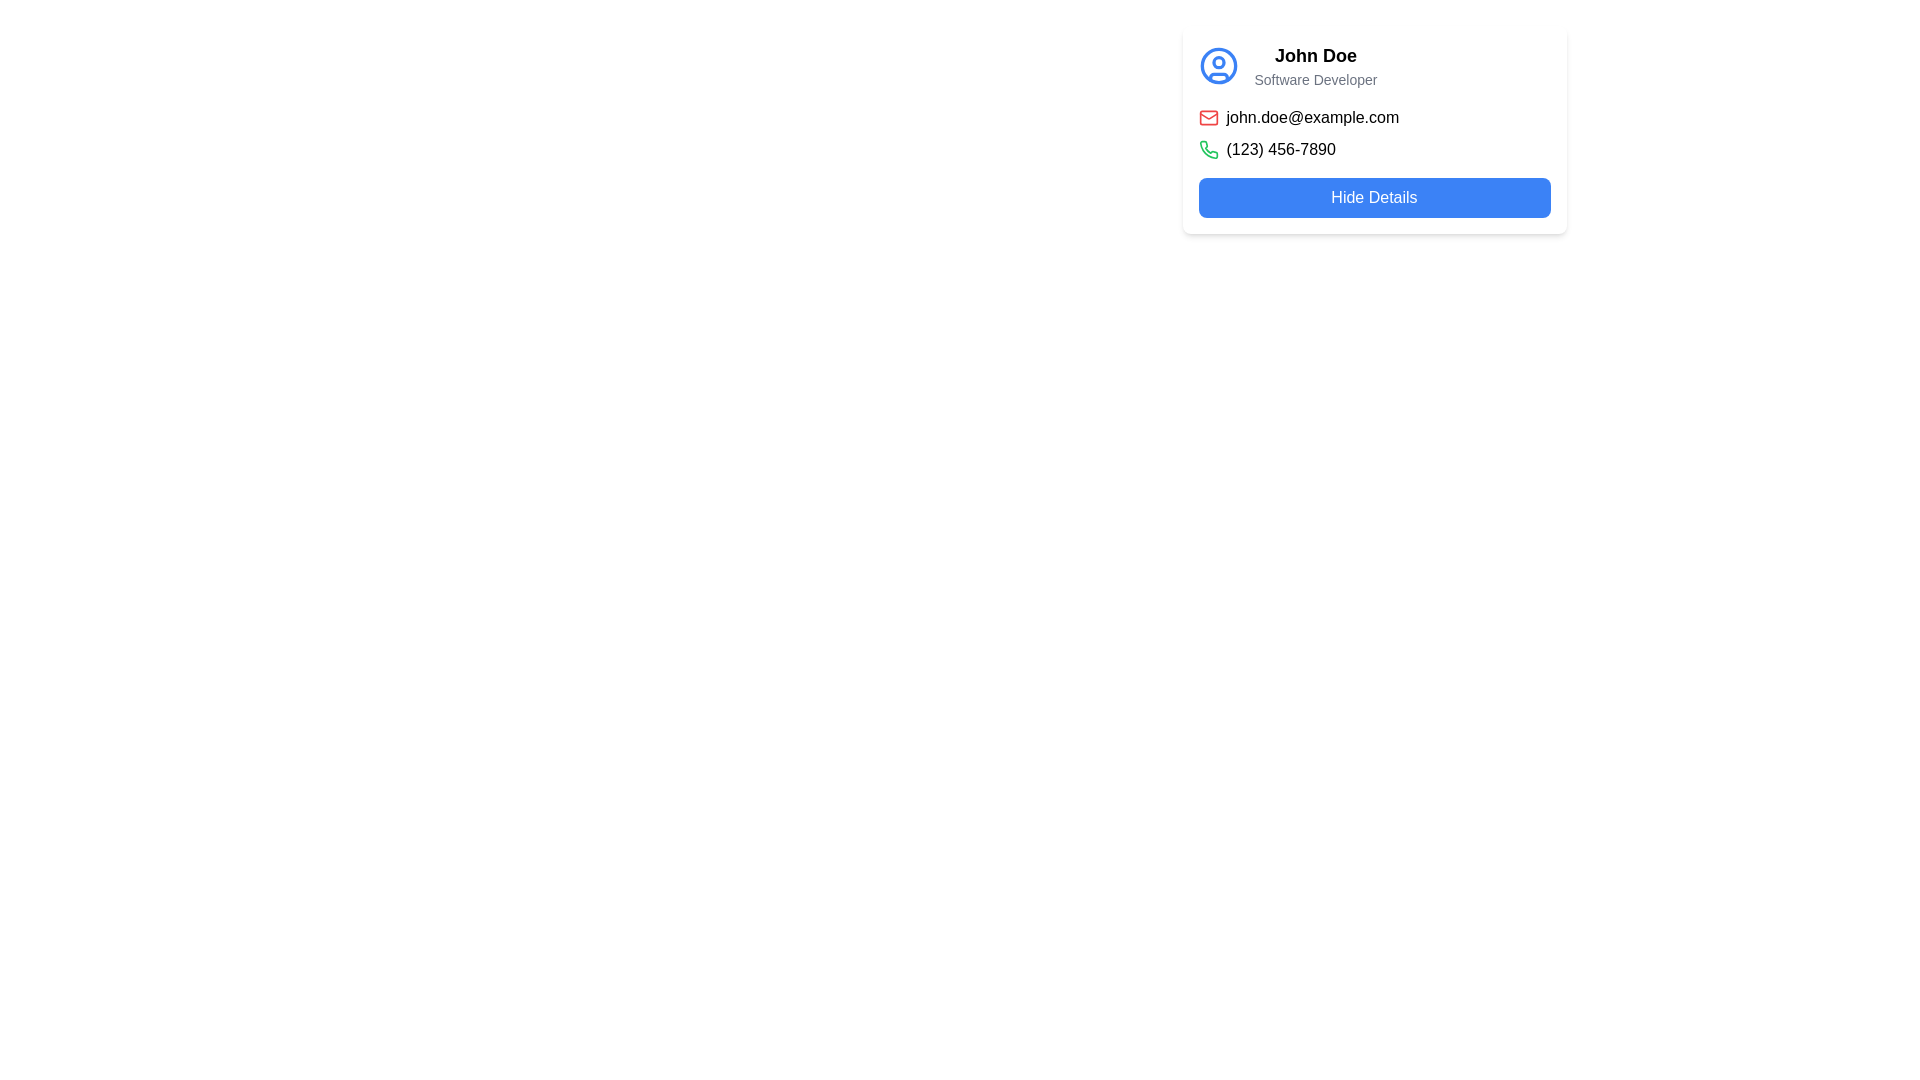  What do you see at coordinates (1217, 61) in the screenshot?
I see `the user's head represented by the SVG circle shape in the user profile icon located in the top-left section of the contact card` at bounding box center [1217, 61].